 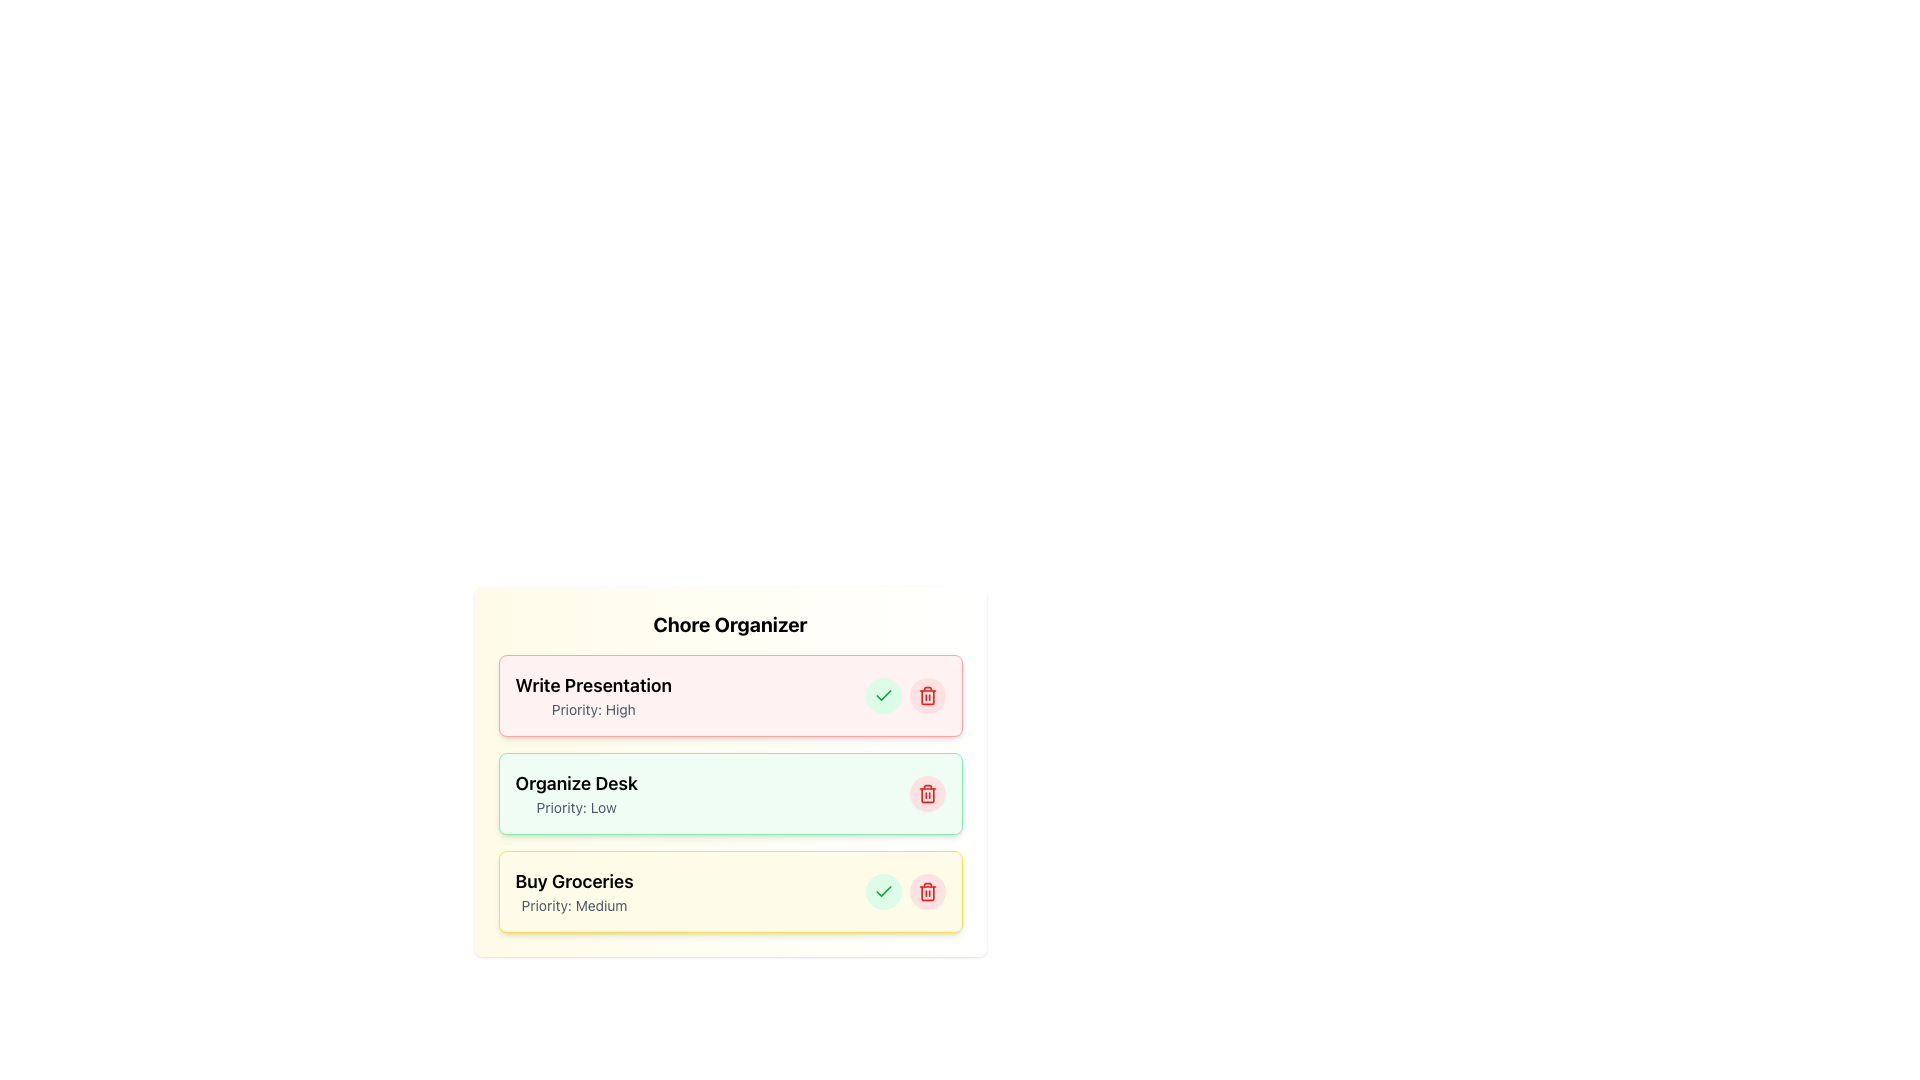 I want to click on the button that marks the task 'Write Presentation - Priority: High' as complete, so click(x=882, y=694).